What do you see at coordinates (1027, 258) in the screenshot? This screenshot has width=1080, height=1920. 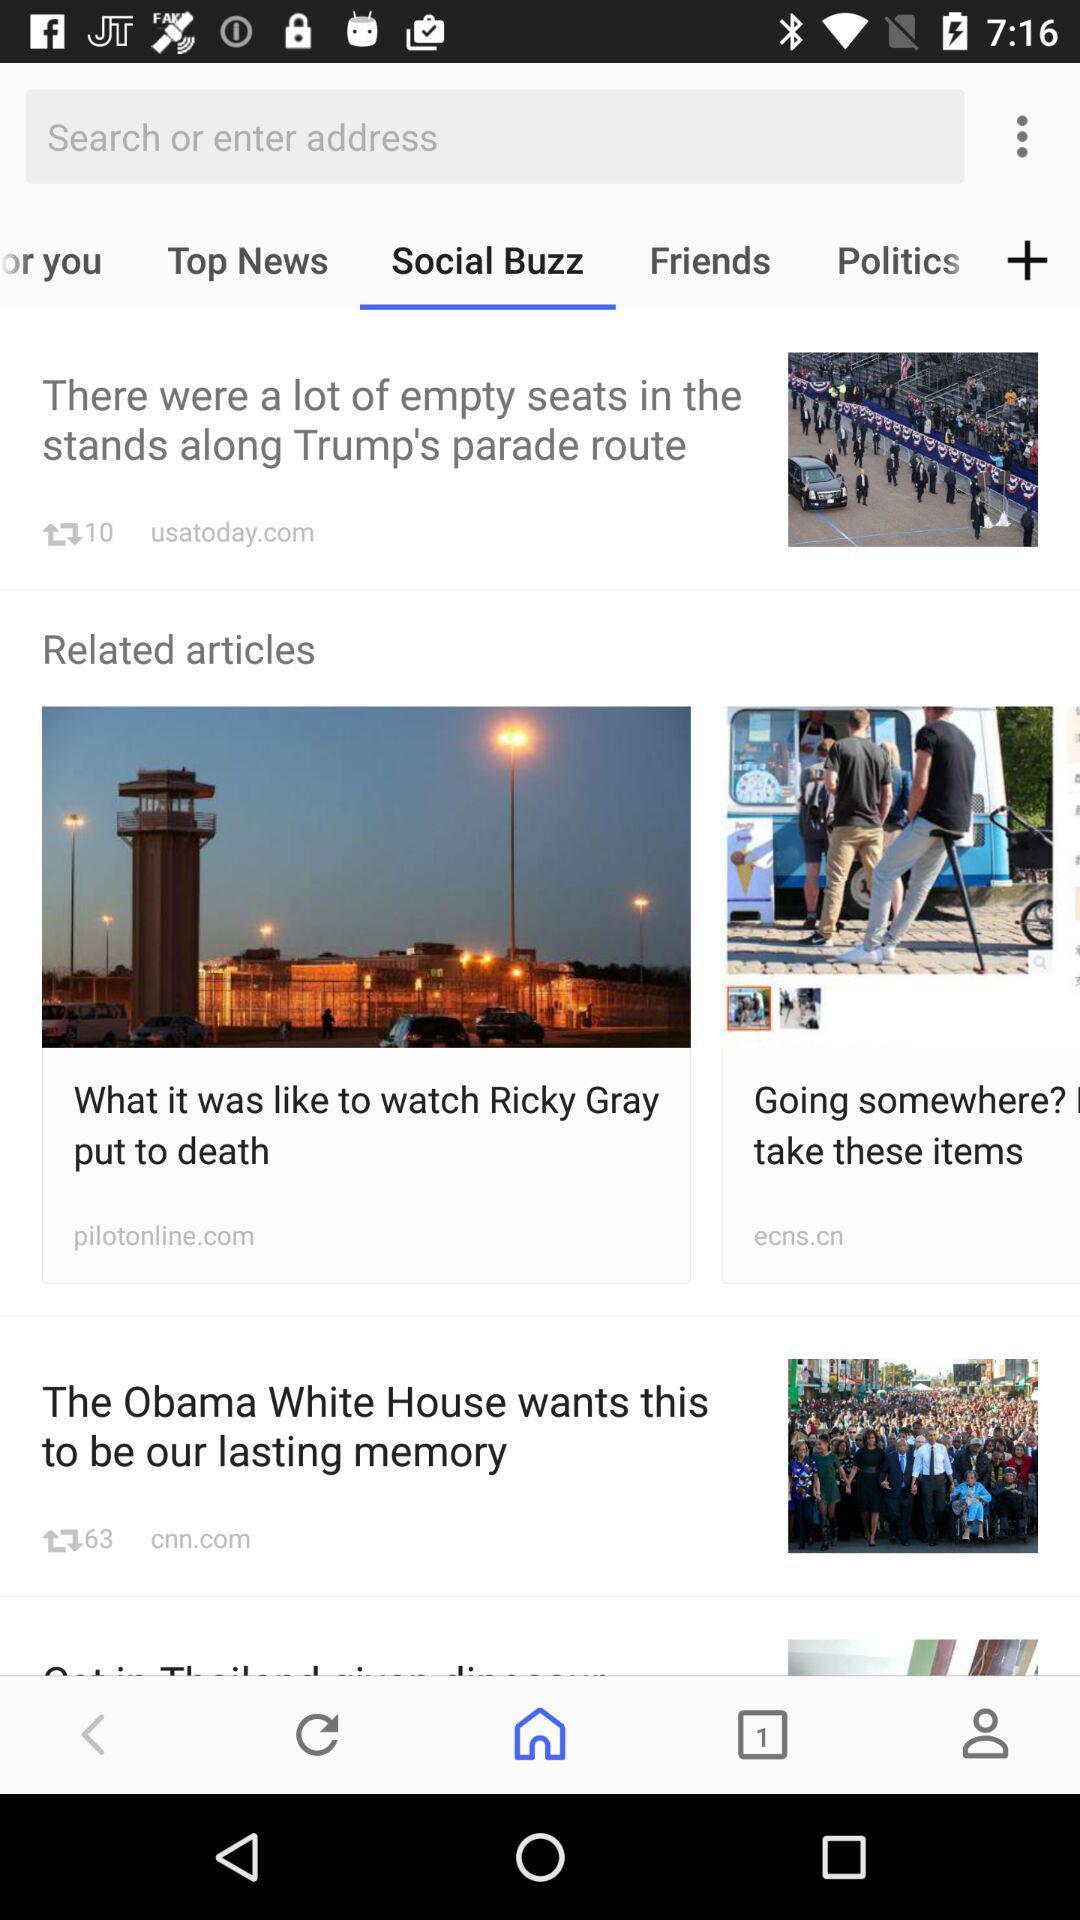 I see `item to the right of the politics` at bounding box center [1027, 258].